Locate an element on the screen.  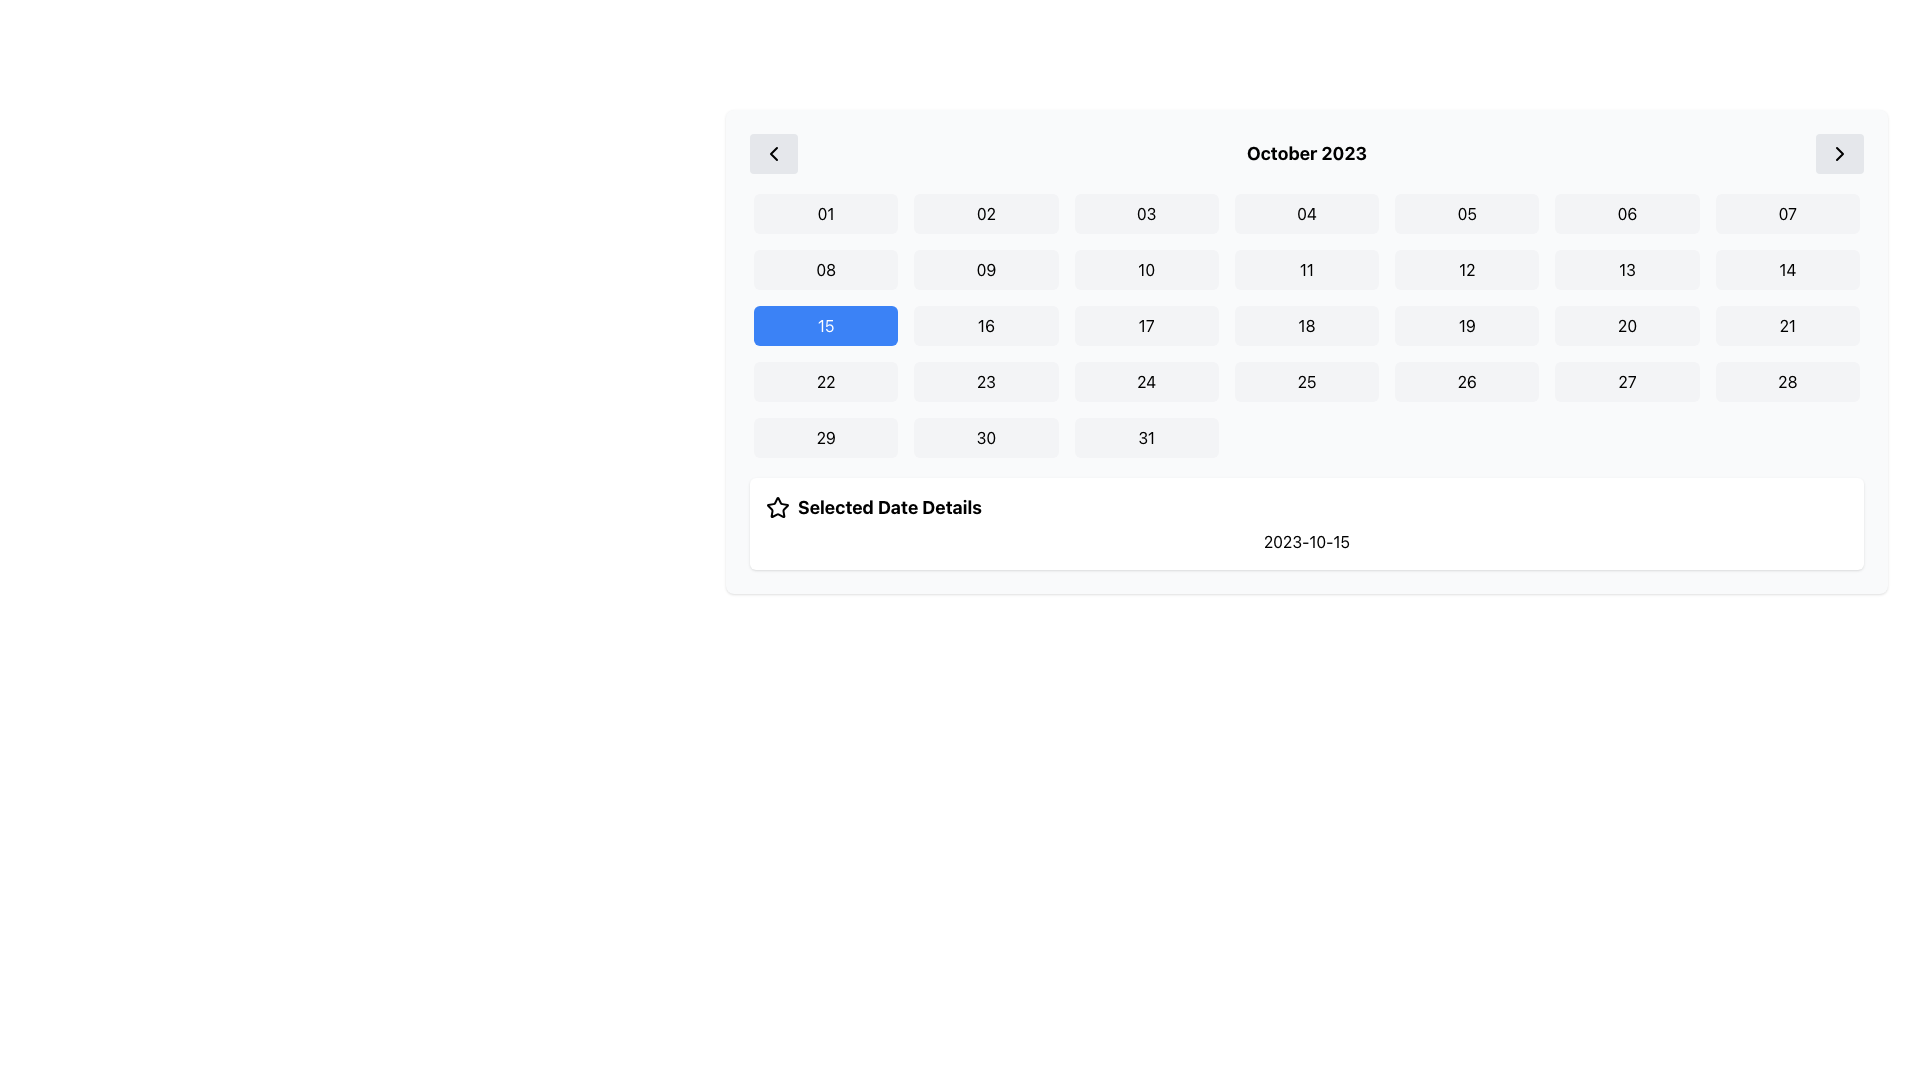
the button representing the date '27' in the calendar is located at coordinates (1627, 381).